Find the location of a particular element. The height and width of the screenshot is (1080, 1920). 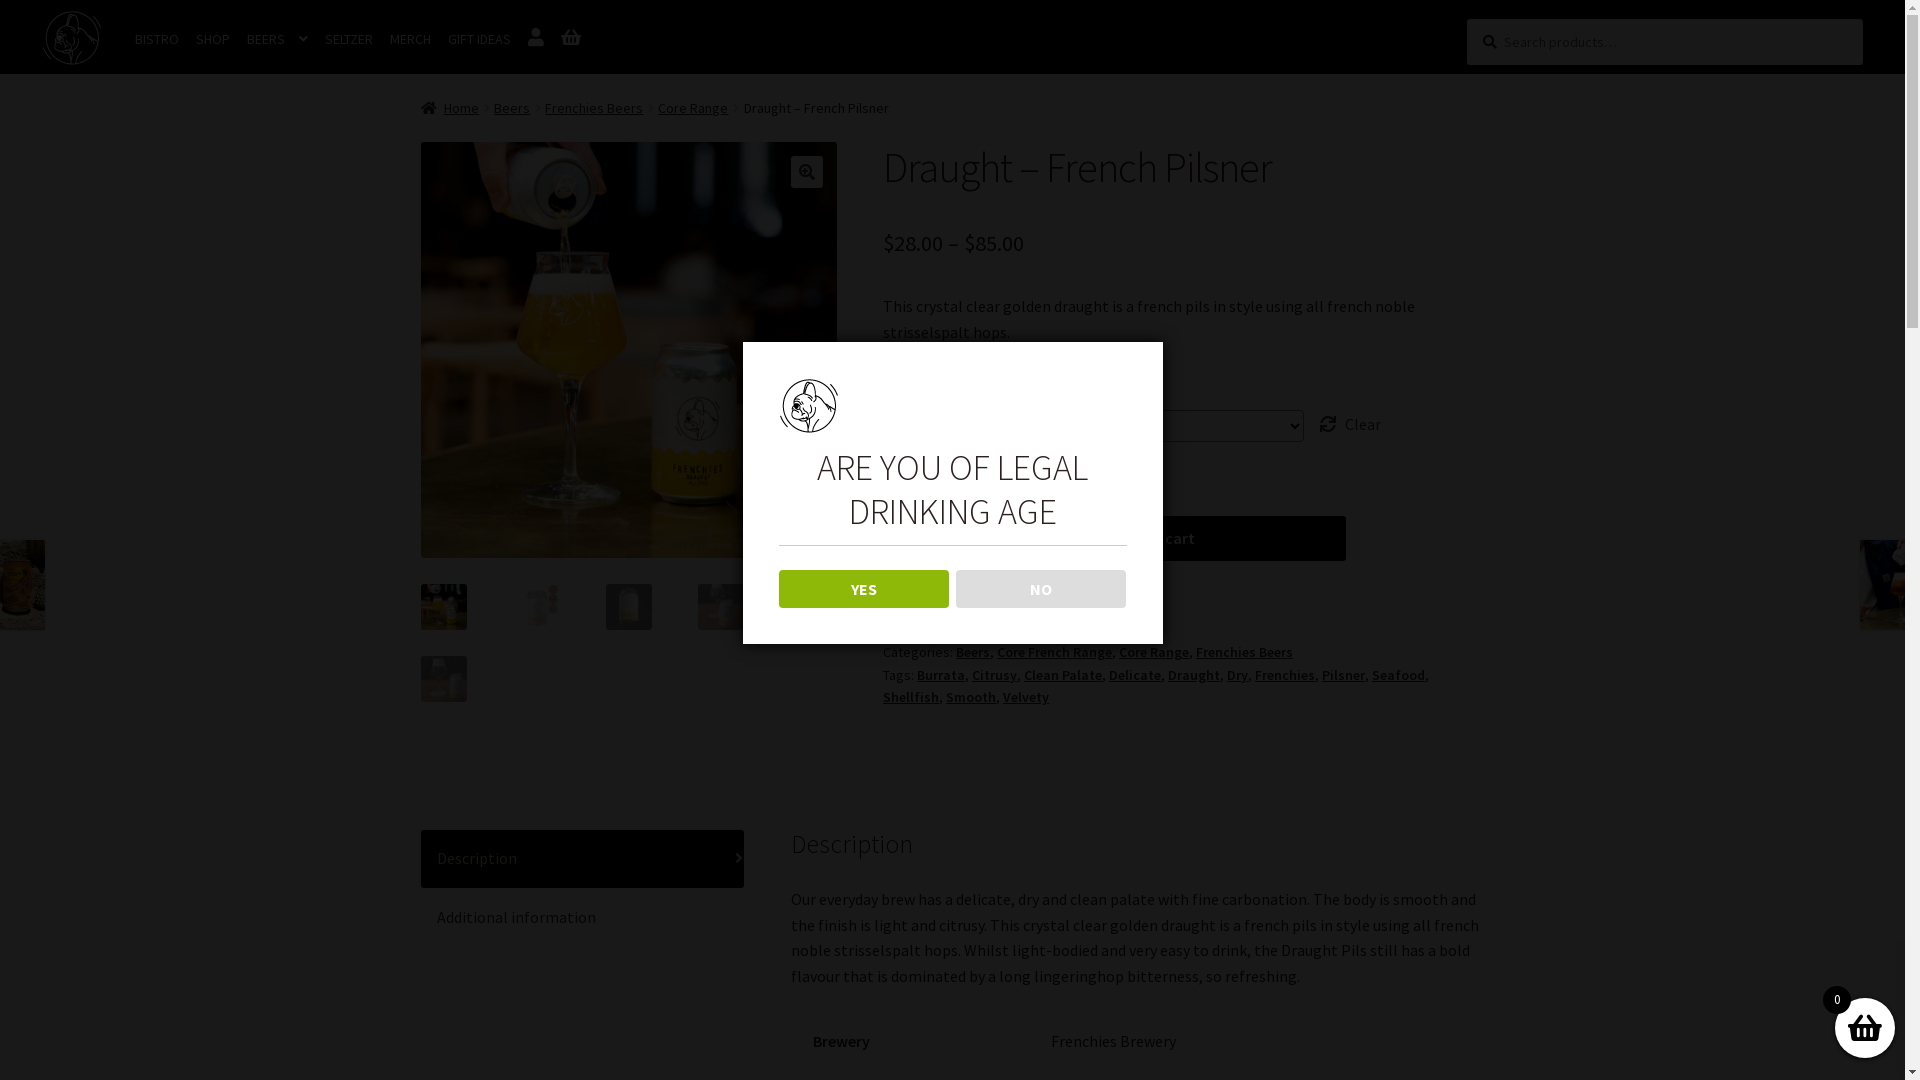

'Velvety' is located at coordinates (1026, 696).